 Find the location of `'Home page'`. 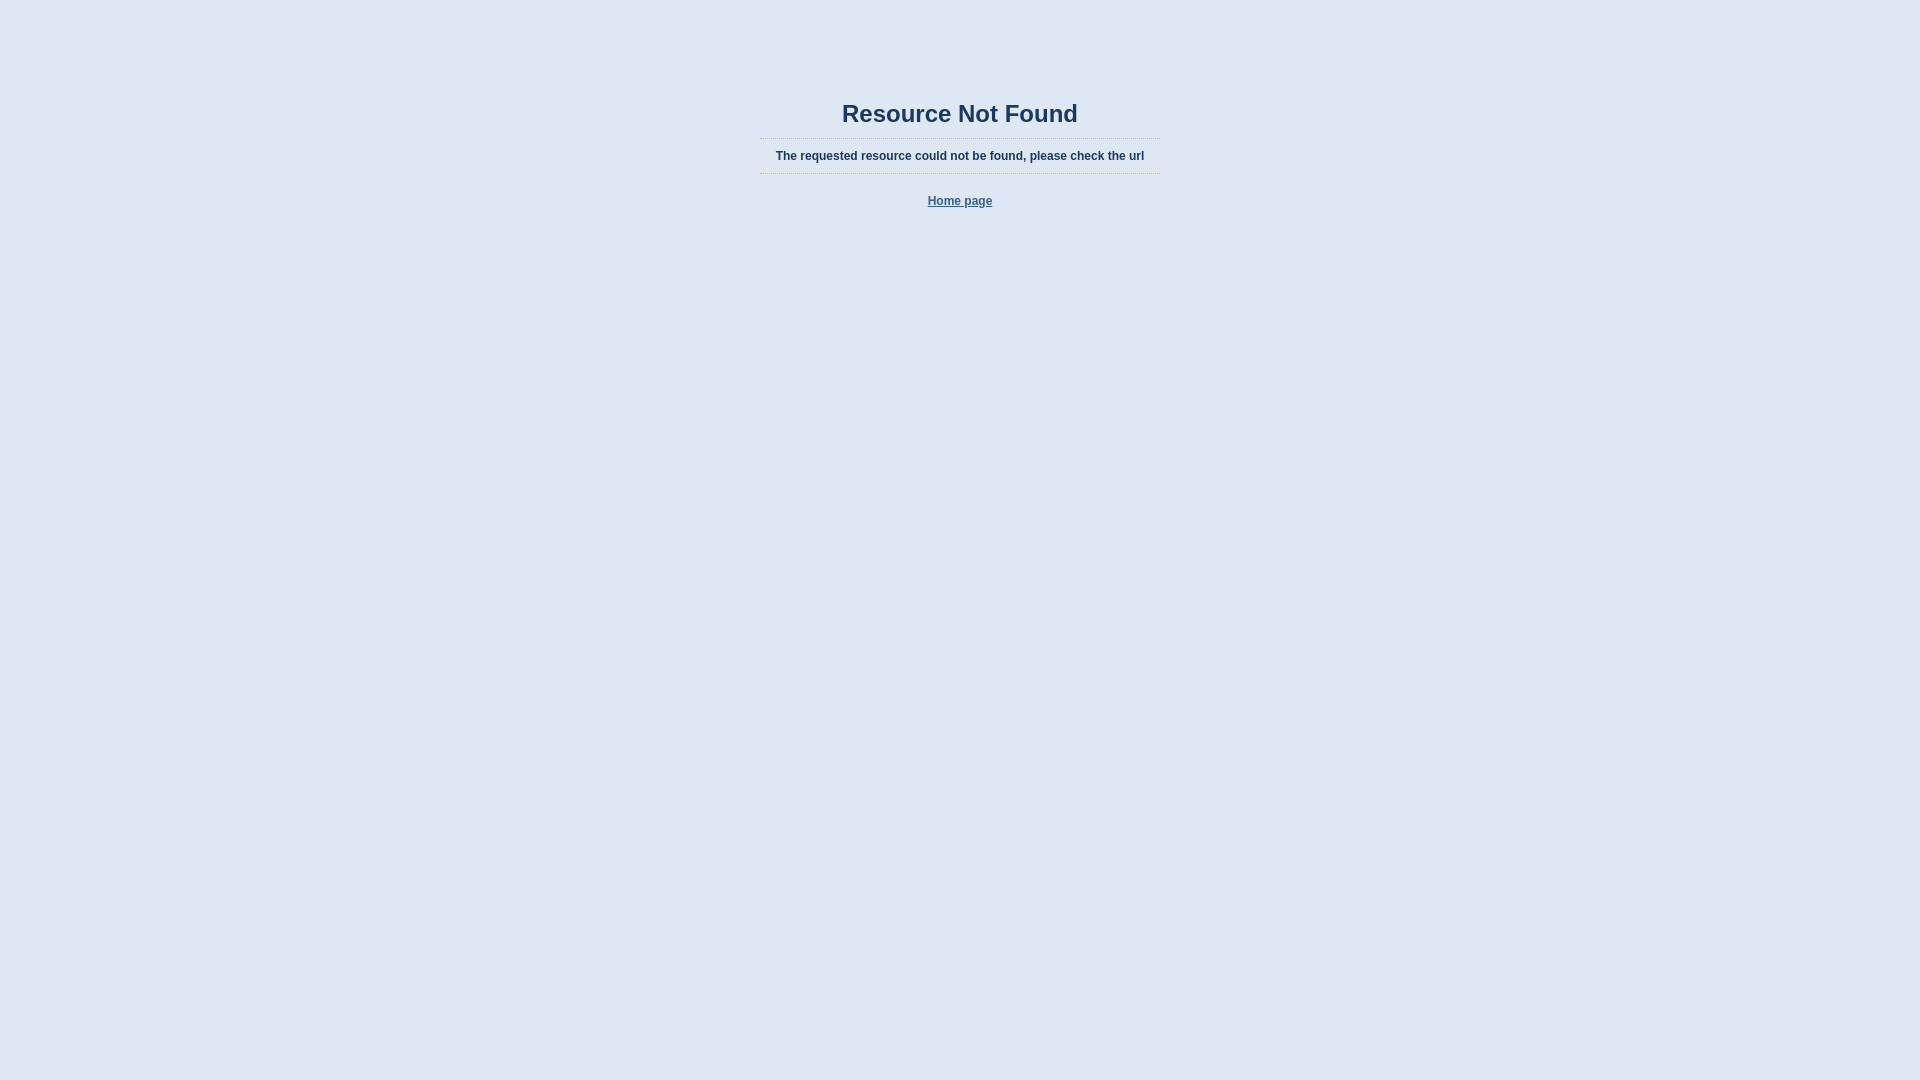

'Home page' is located at coordinates (960, 200).